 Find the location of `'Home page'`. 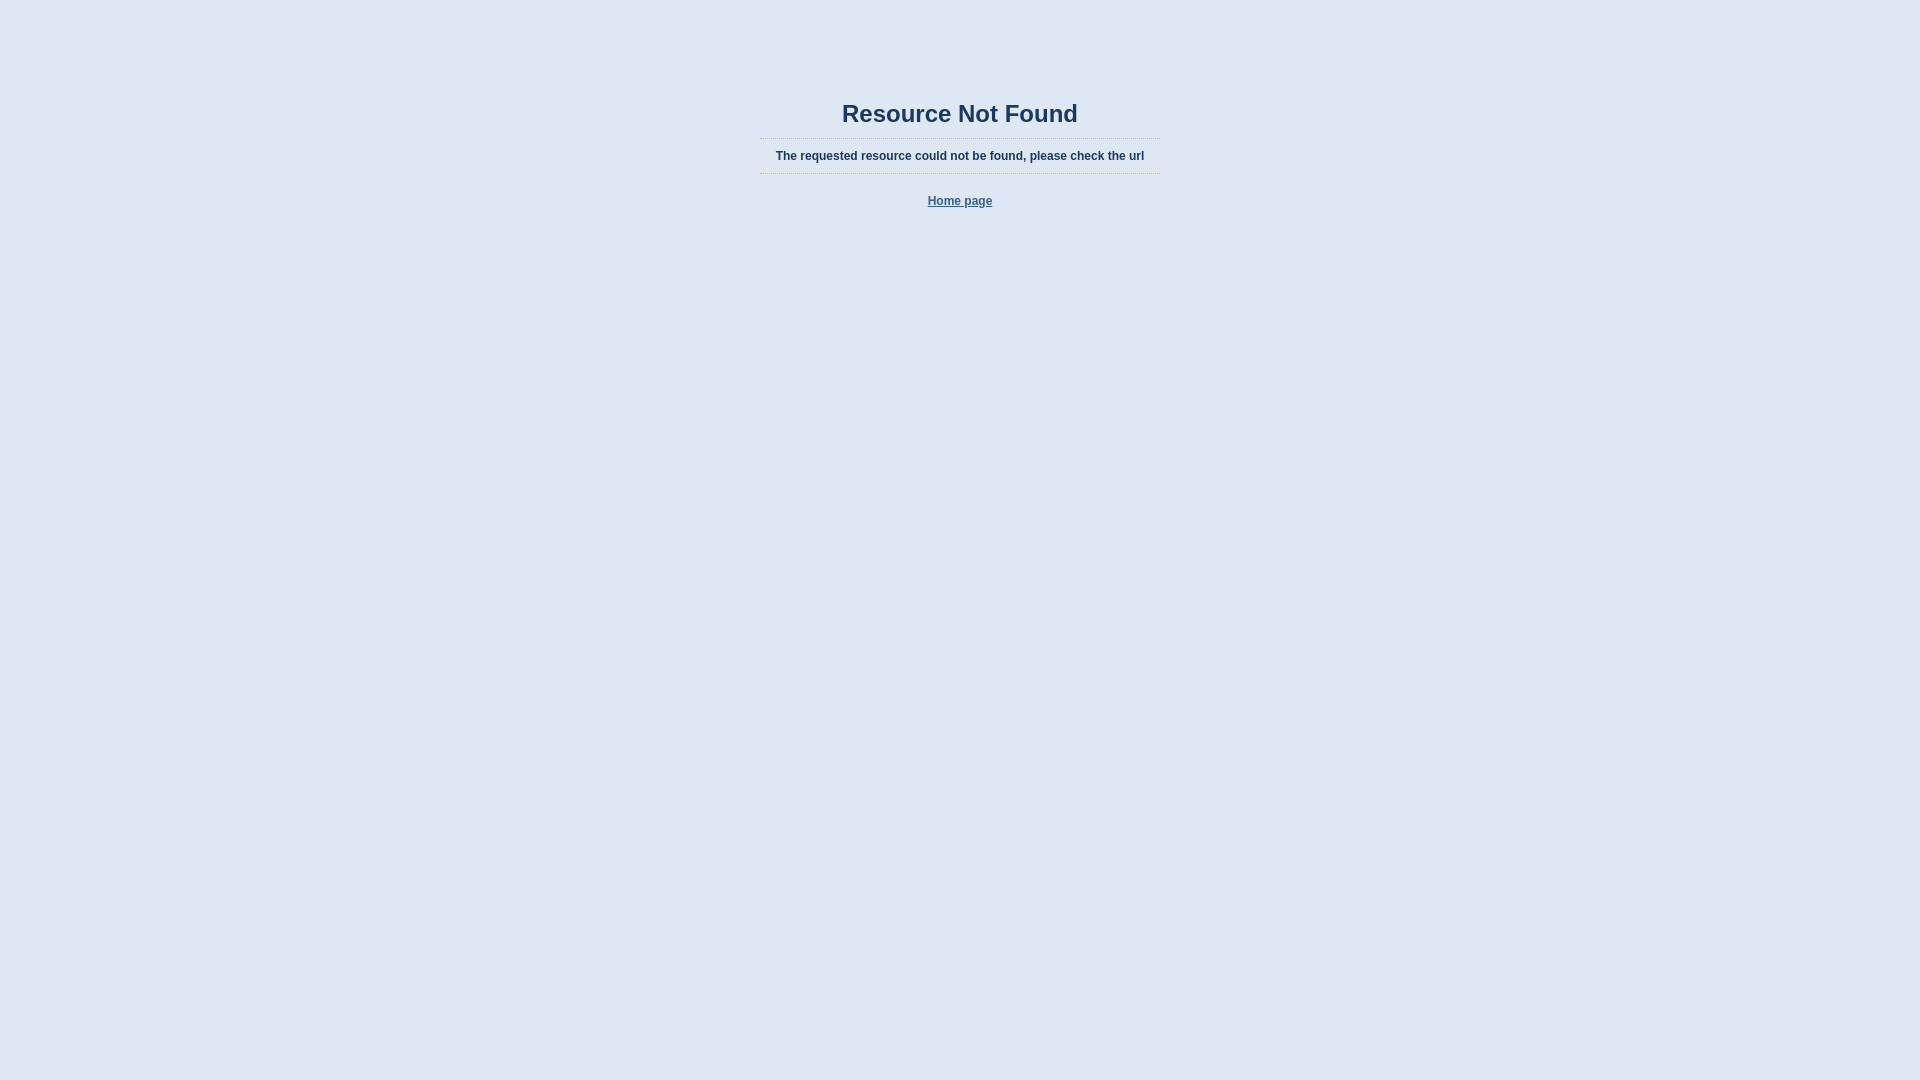

'Home page' is located at coordinates (960, 200).